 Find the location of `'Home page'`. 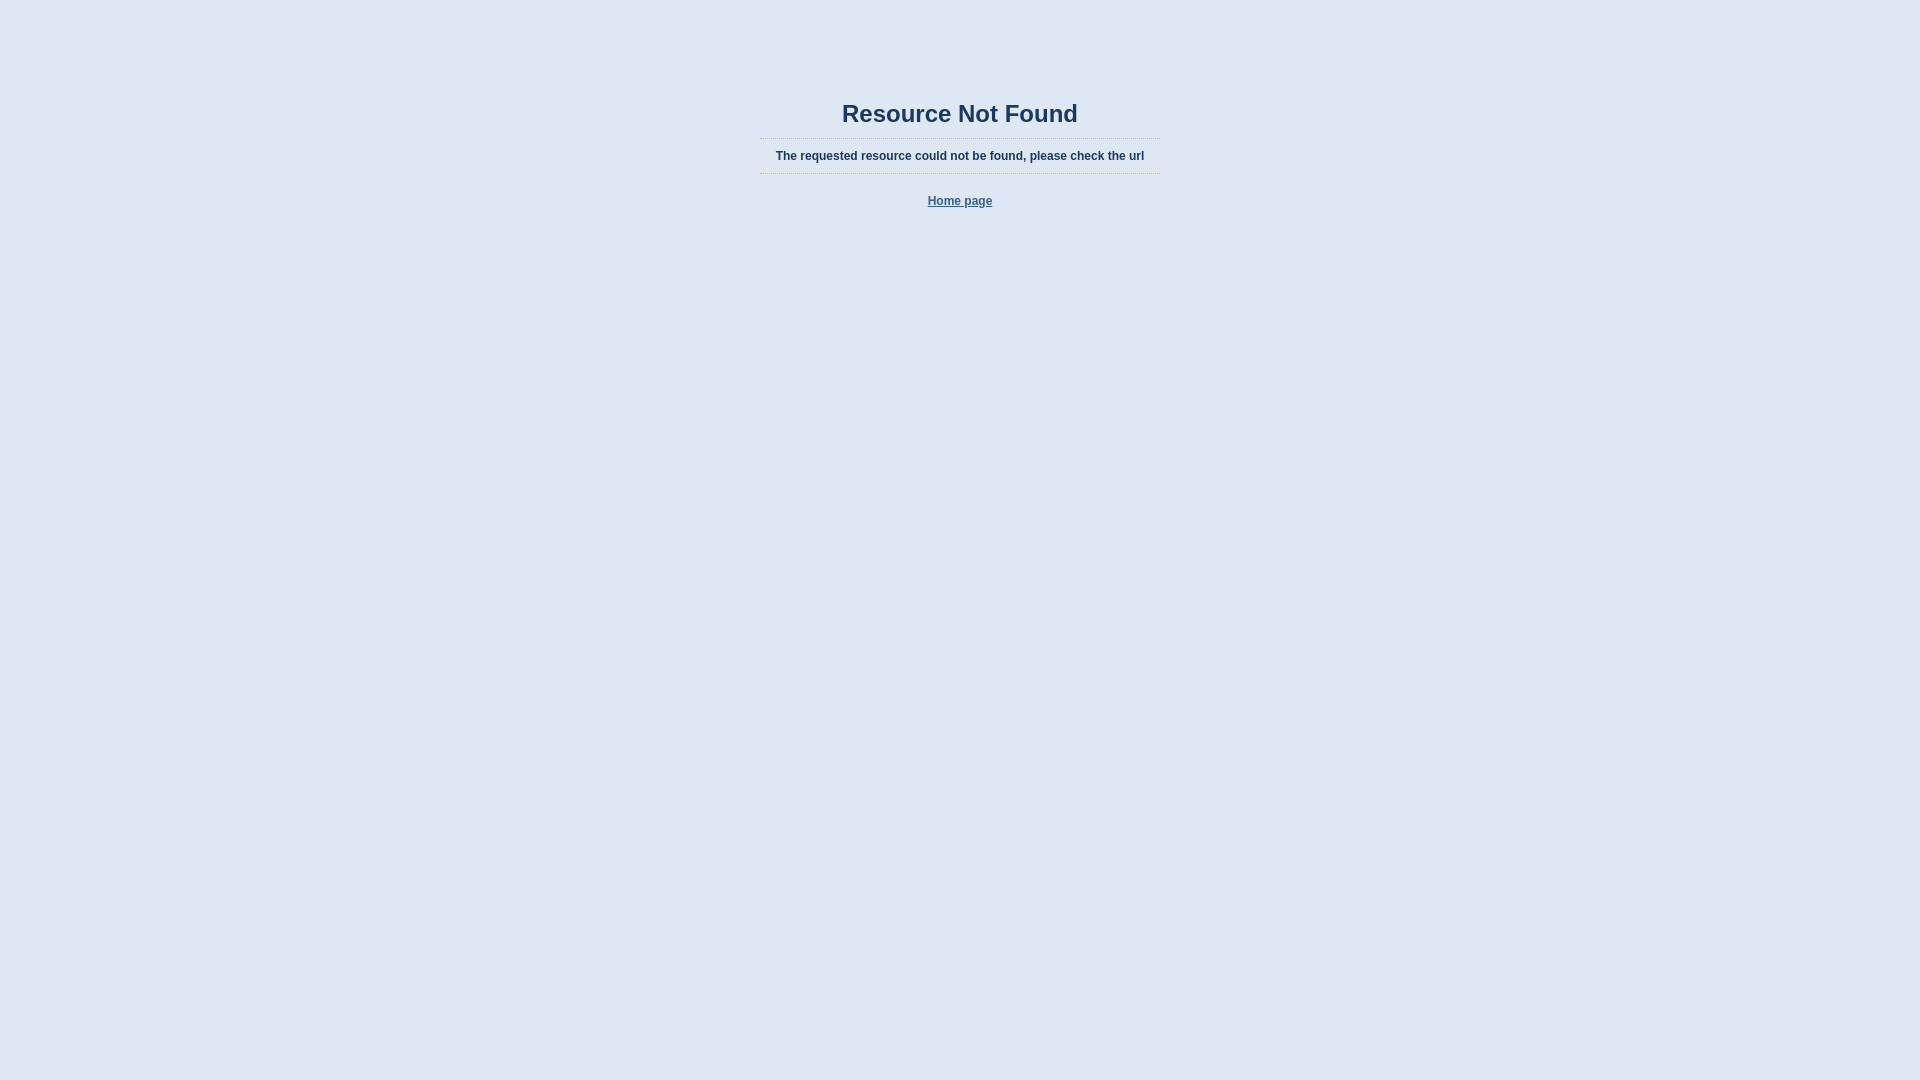

'Home page' is located at coordinates (960, 200).